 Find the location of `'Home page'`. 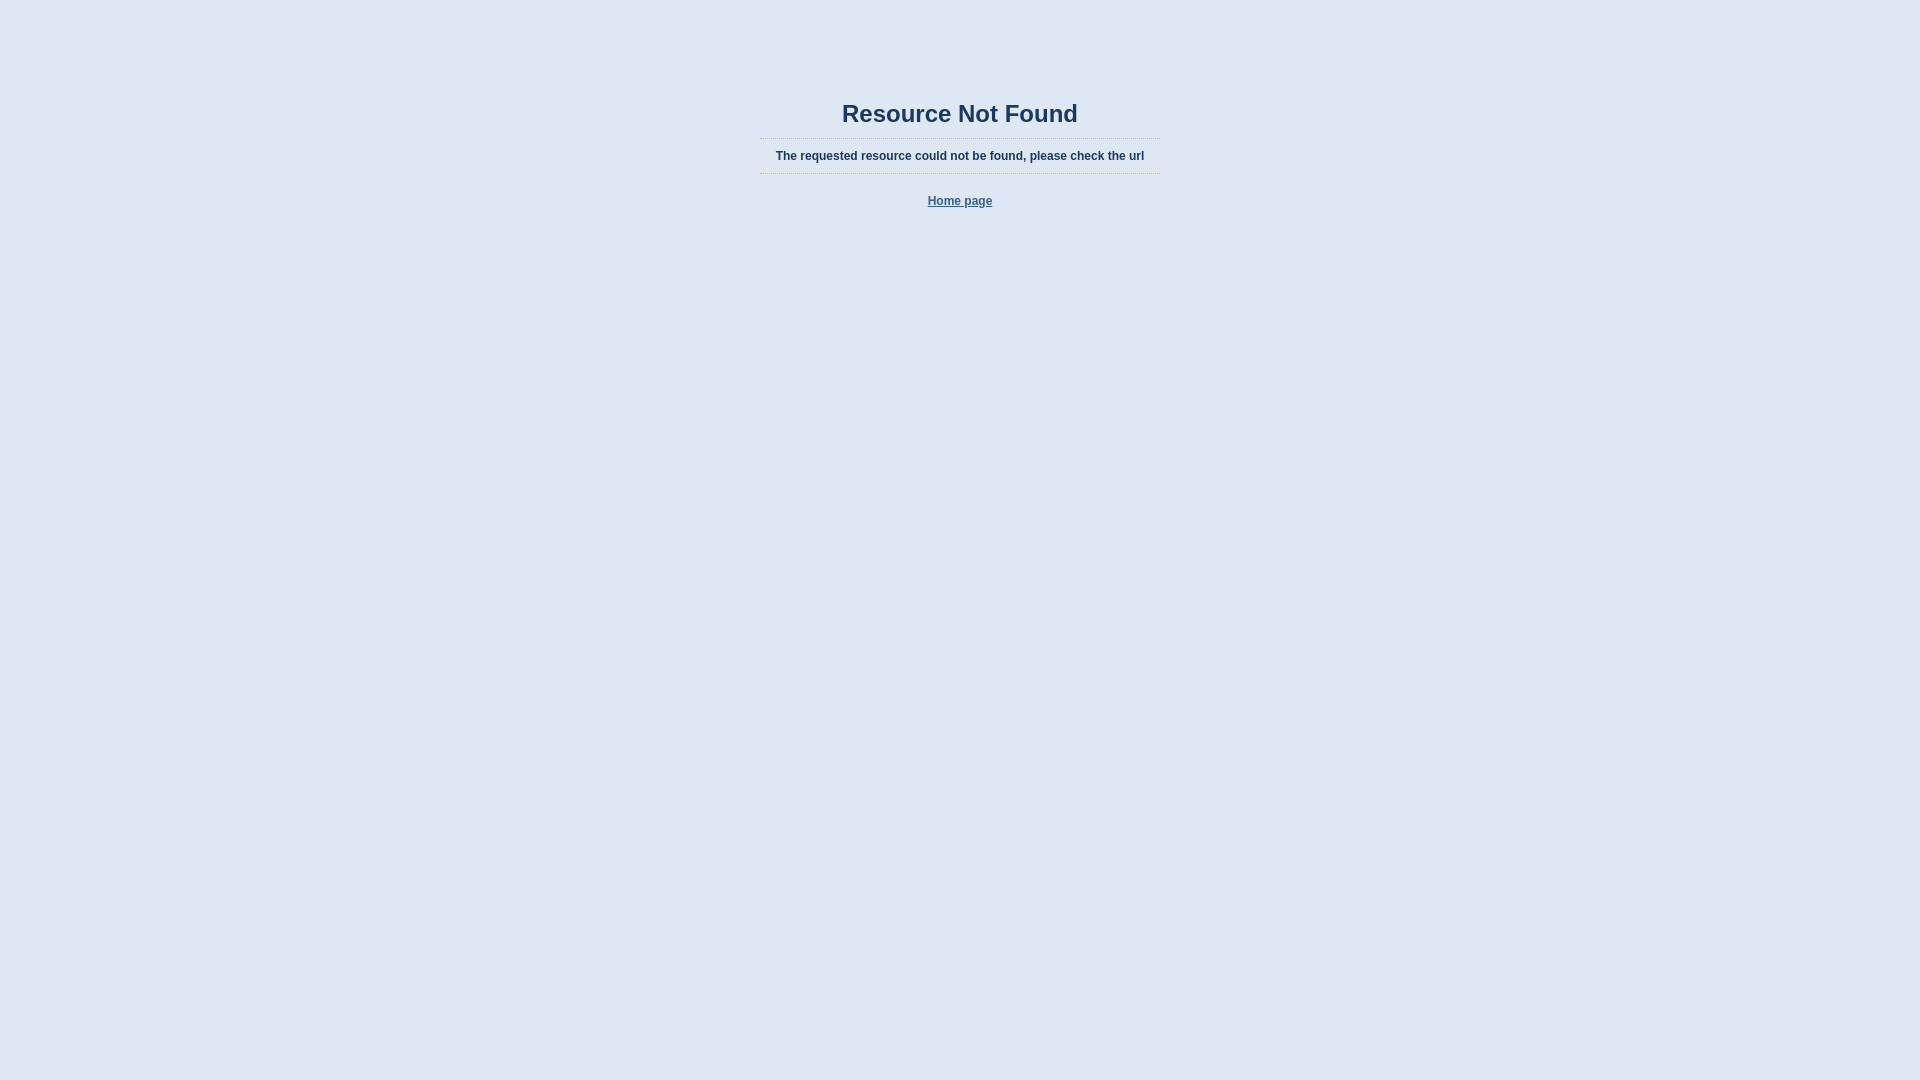

'Home page' is located at coordinates (960, 200).